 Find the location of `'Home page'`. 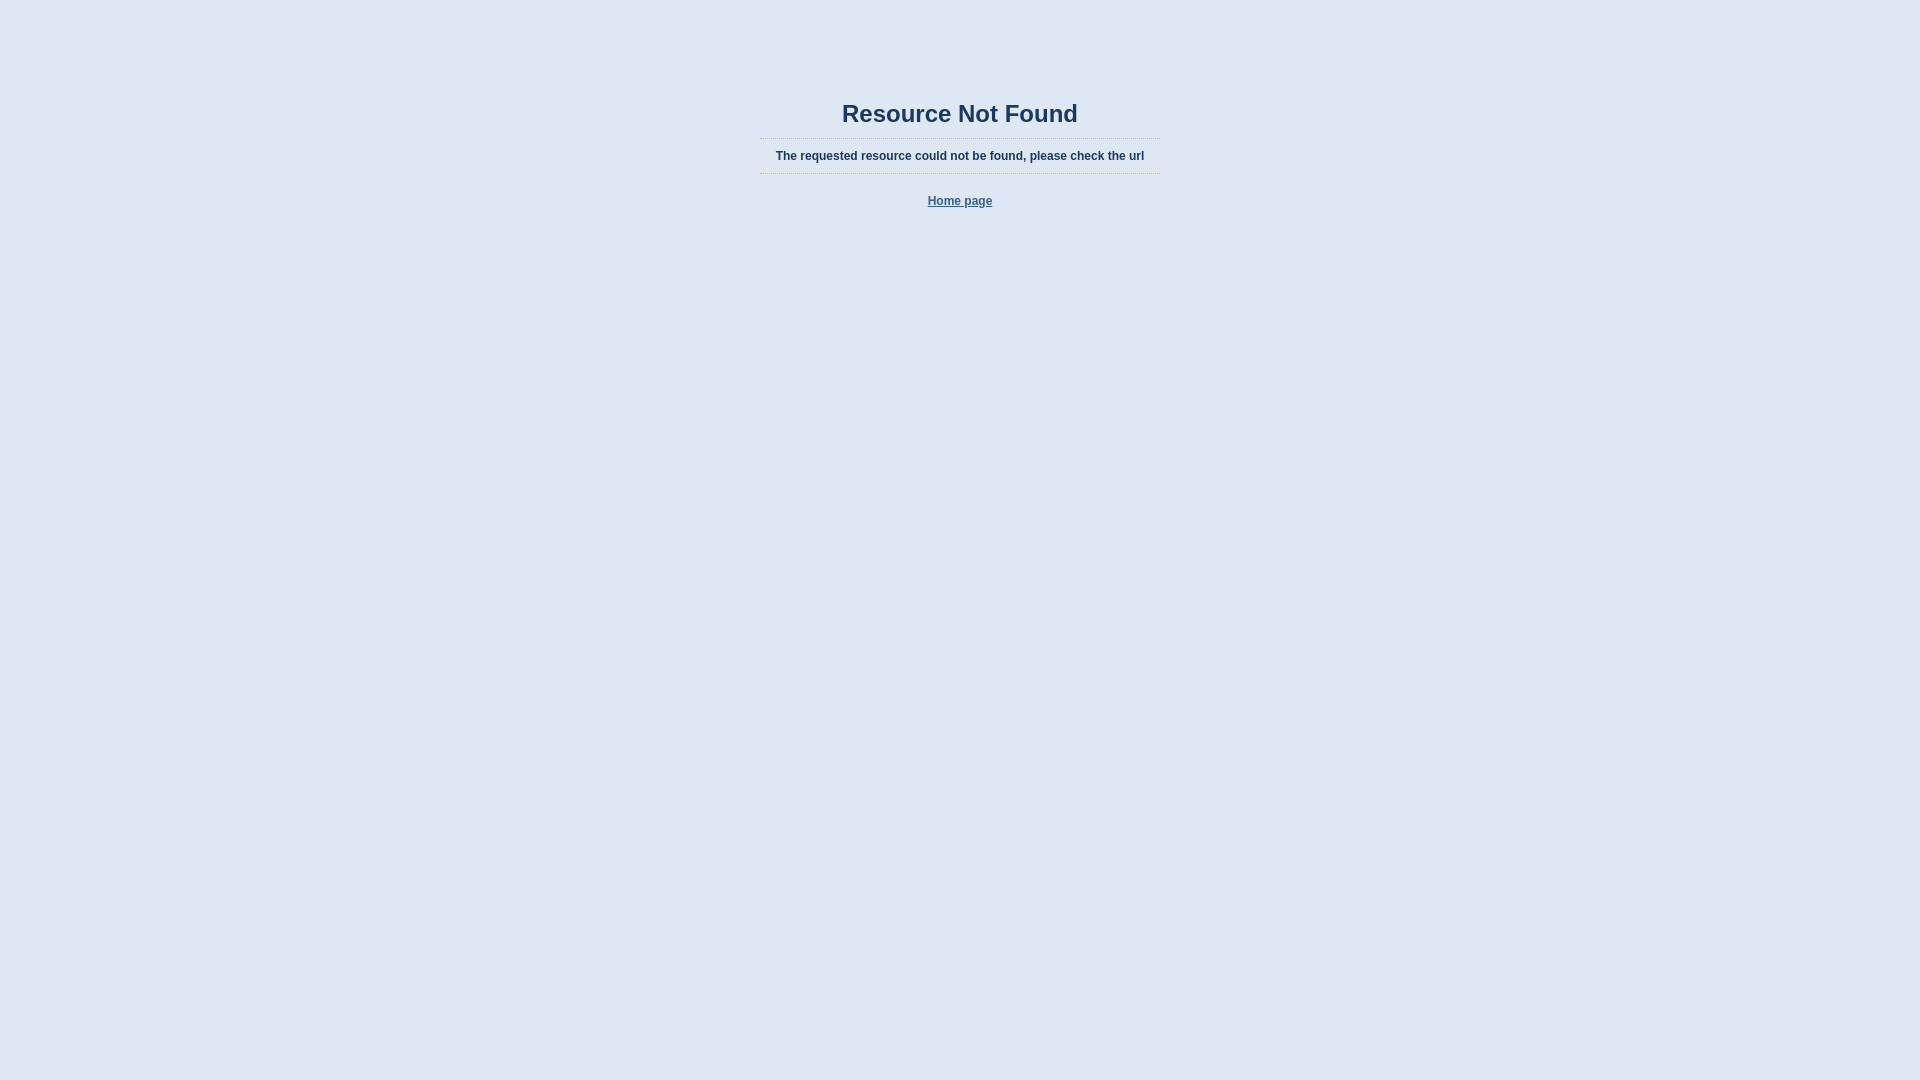

'Home page' is located at coordinates (960, 200).